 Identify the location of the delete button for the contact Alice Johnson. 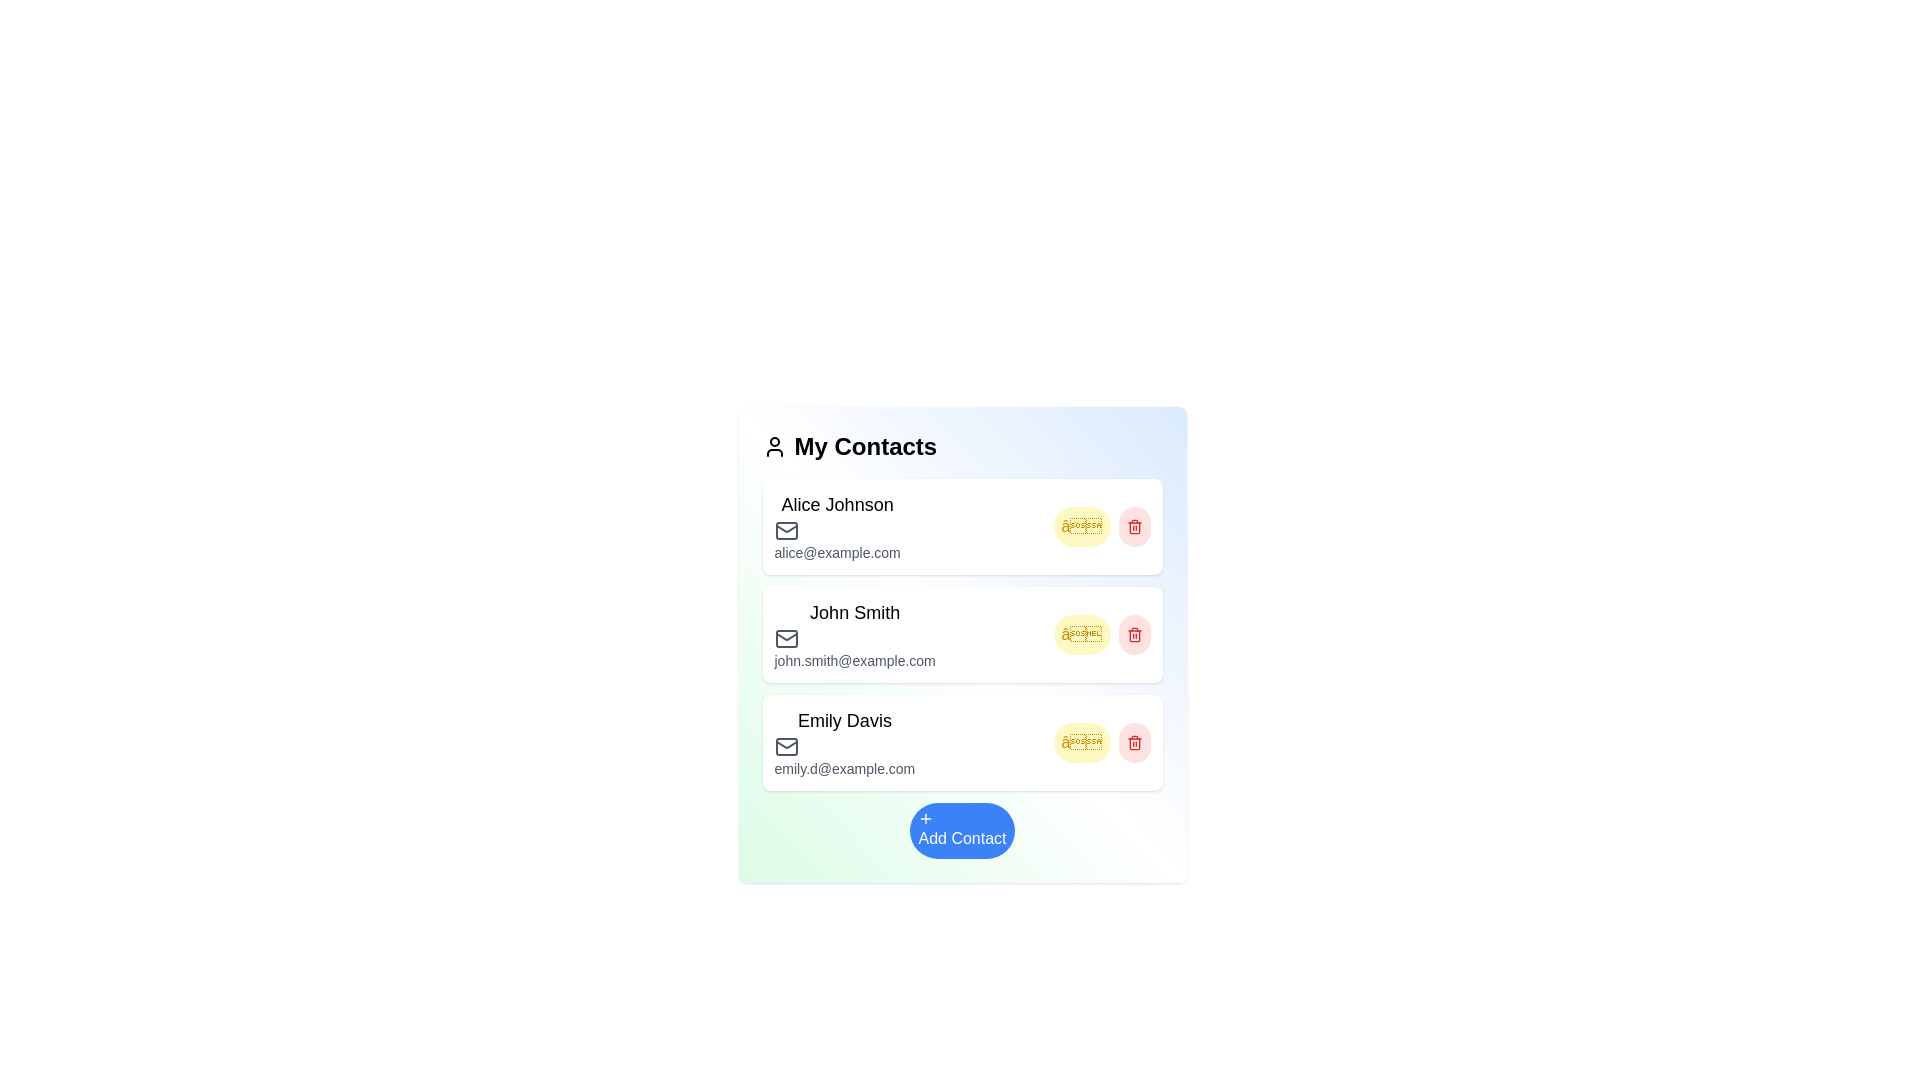
(1134, 526).